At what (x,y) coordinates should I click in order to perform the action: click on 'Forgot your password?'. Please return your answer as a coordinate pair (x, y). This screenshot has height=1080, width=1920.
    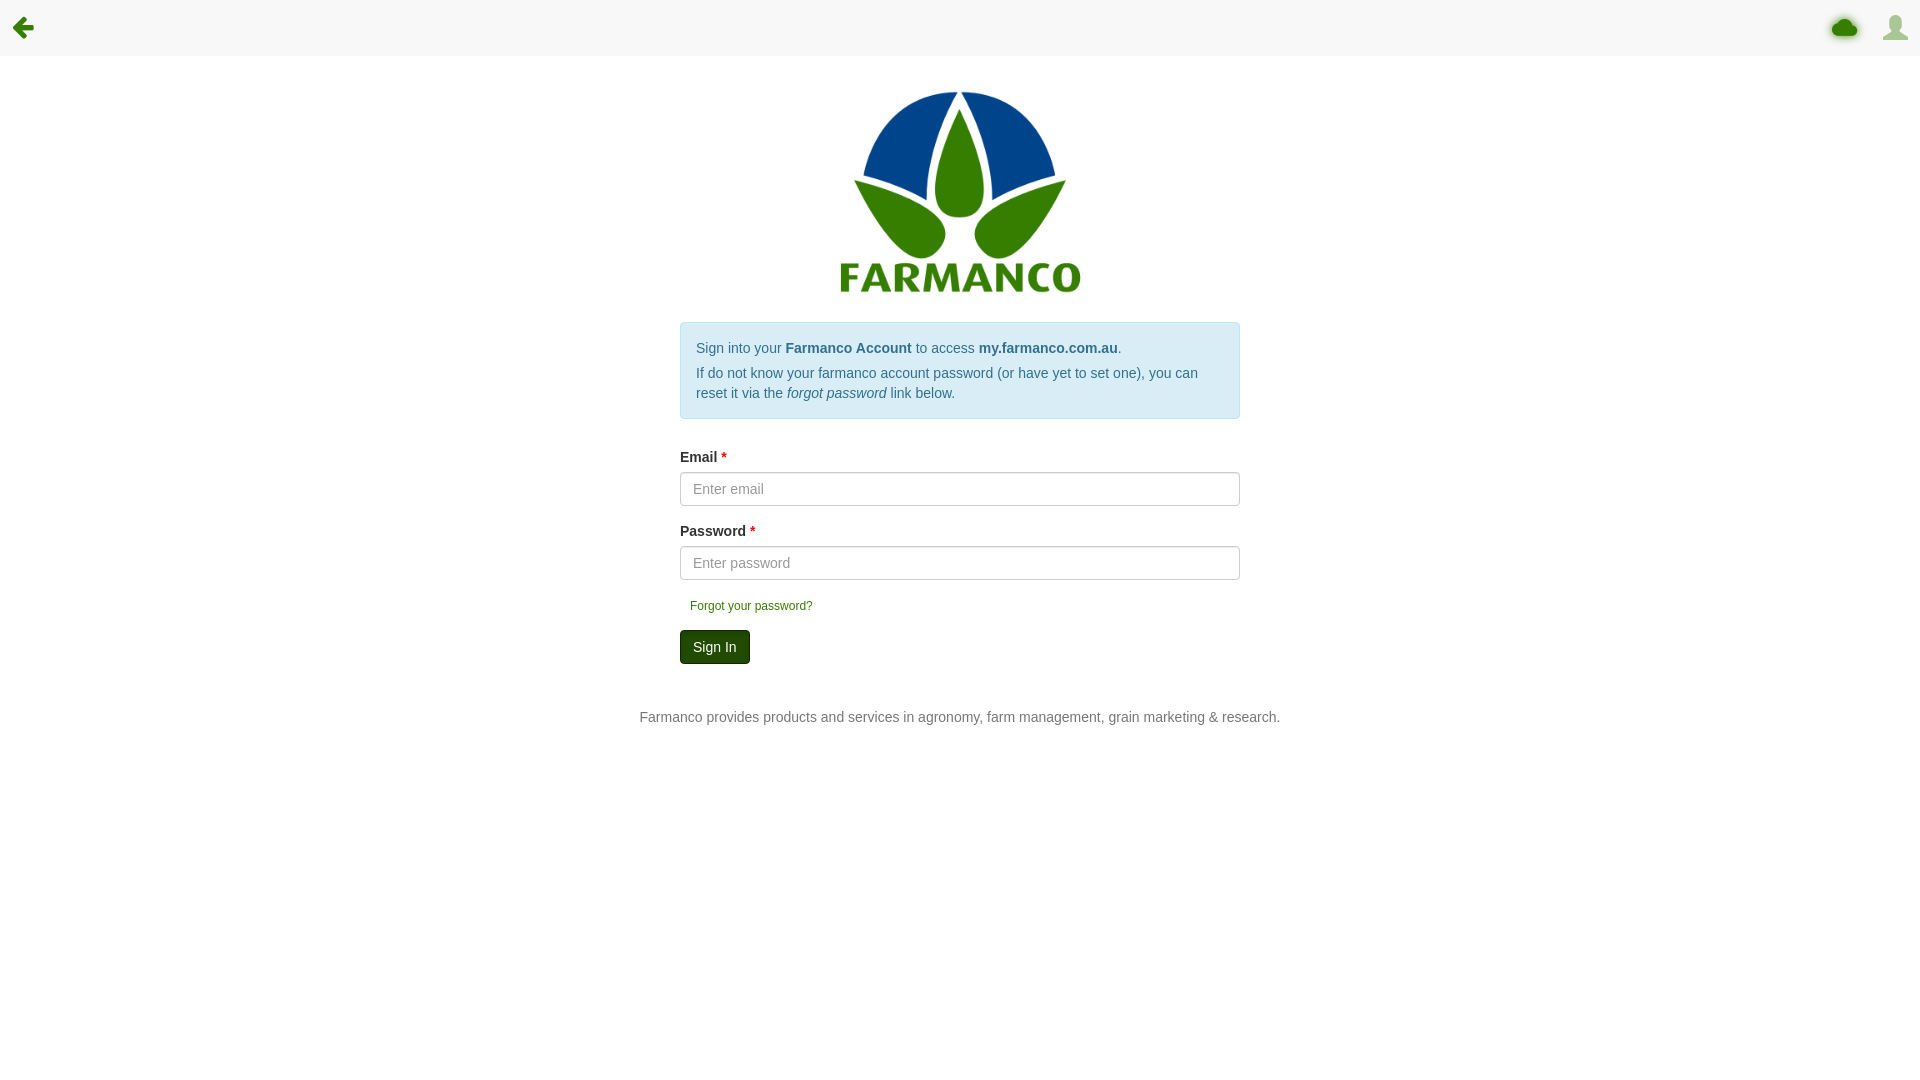
    Looking at the image, I should click on (750, 604).